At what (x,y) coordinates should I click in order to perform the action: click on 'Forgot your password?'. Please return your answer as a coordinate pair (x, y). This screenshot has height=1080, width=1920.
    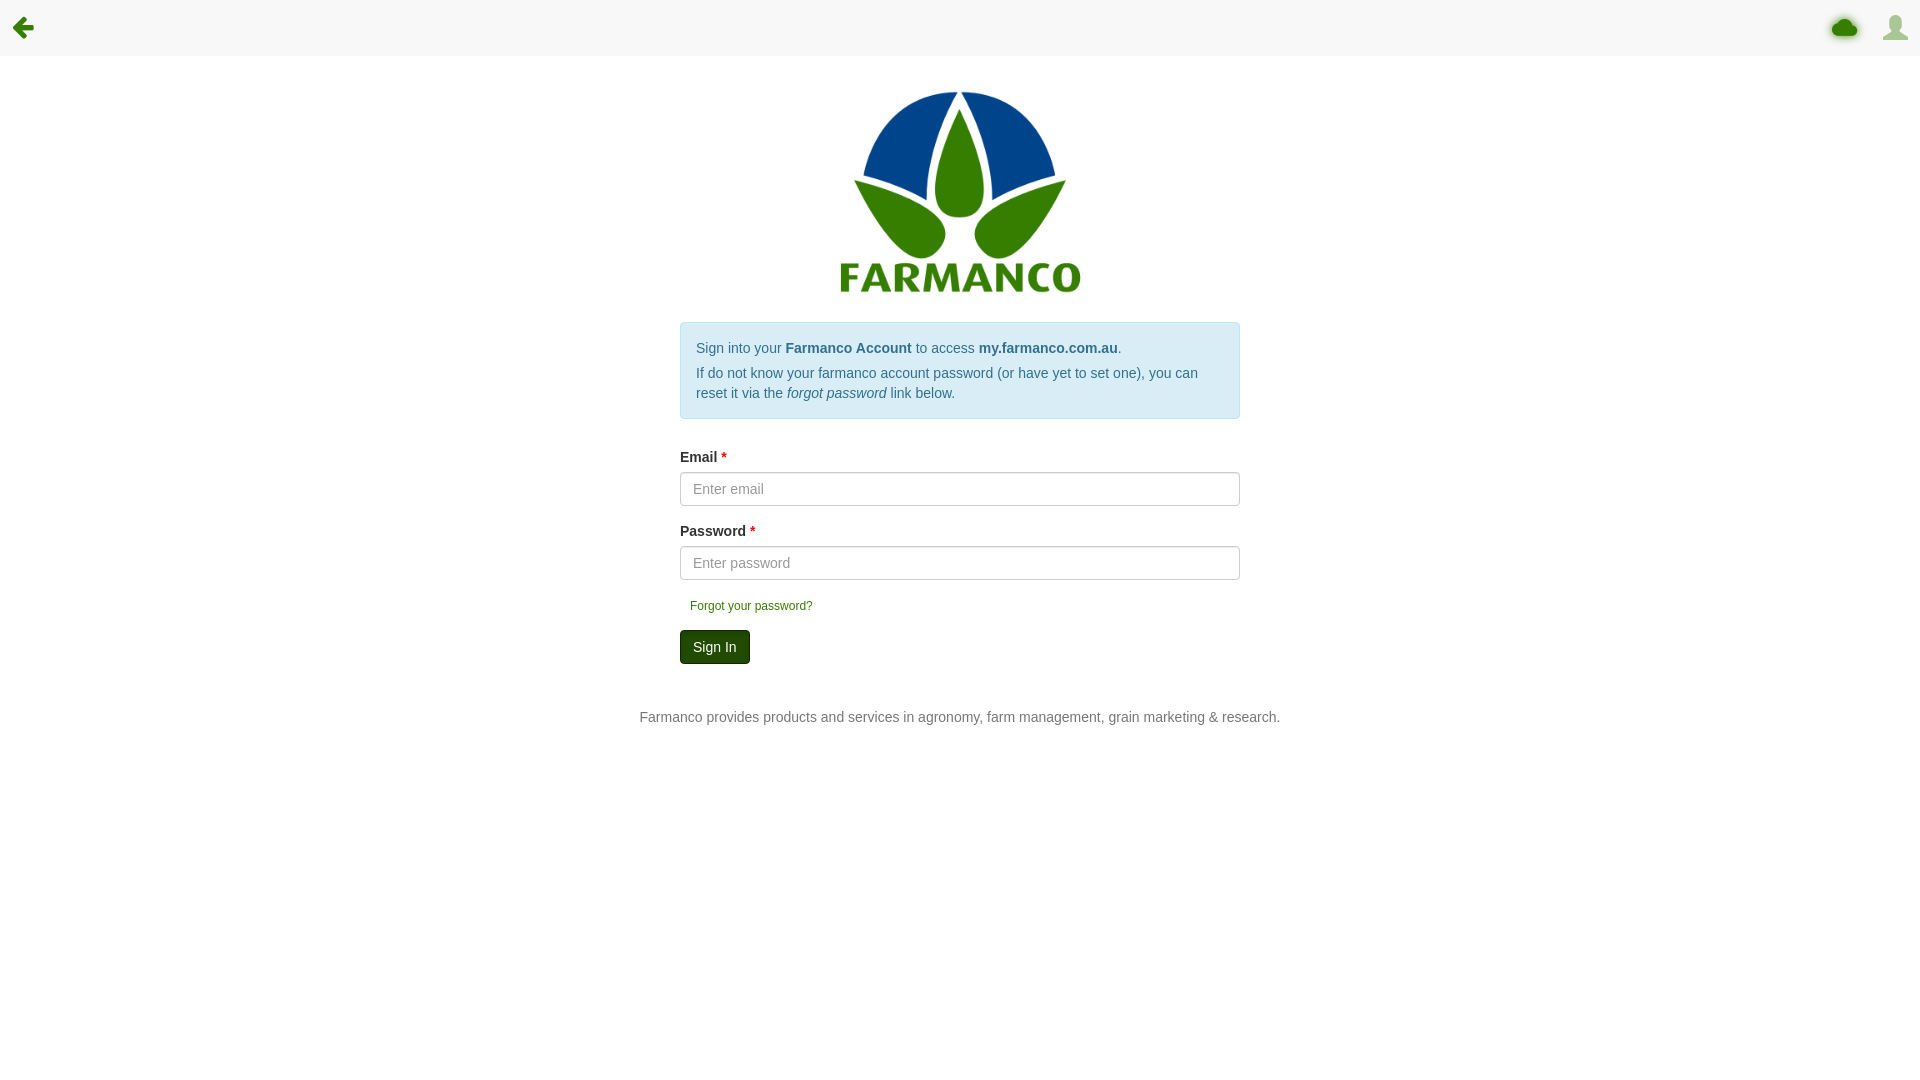
    Looking at the image, I should click on (750, 604).